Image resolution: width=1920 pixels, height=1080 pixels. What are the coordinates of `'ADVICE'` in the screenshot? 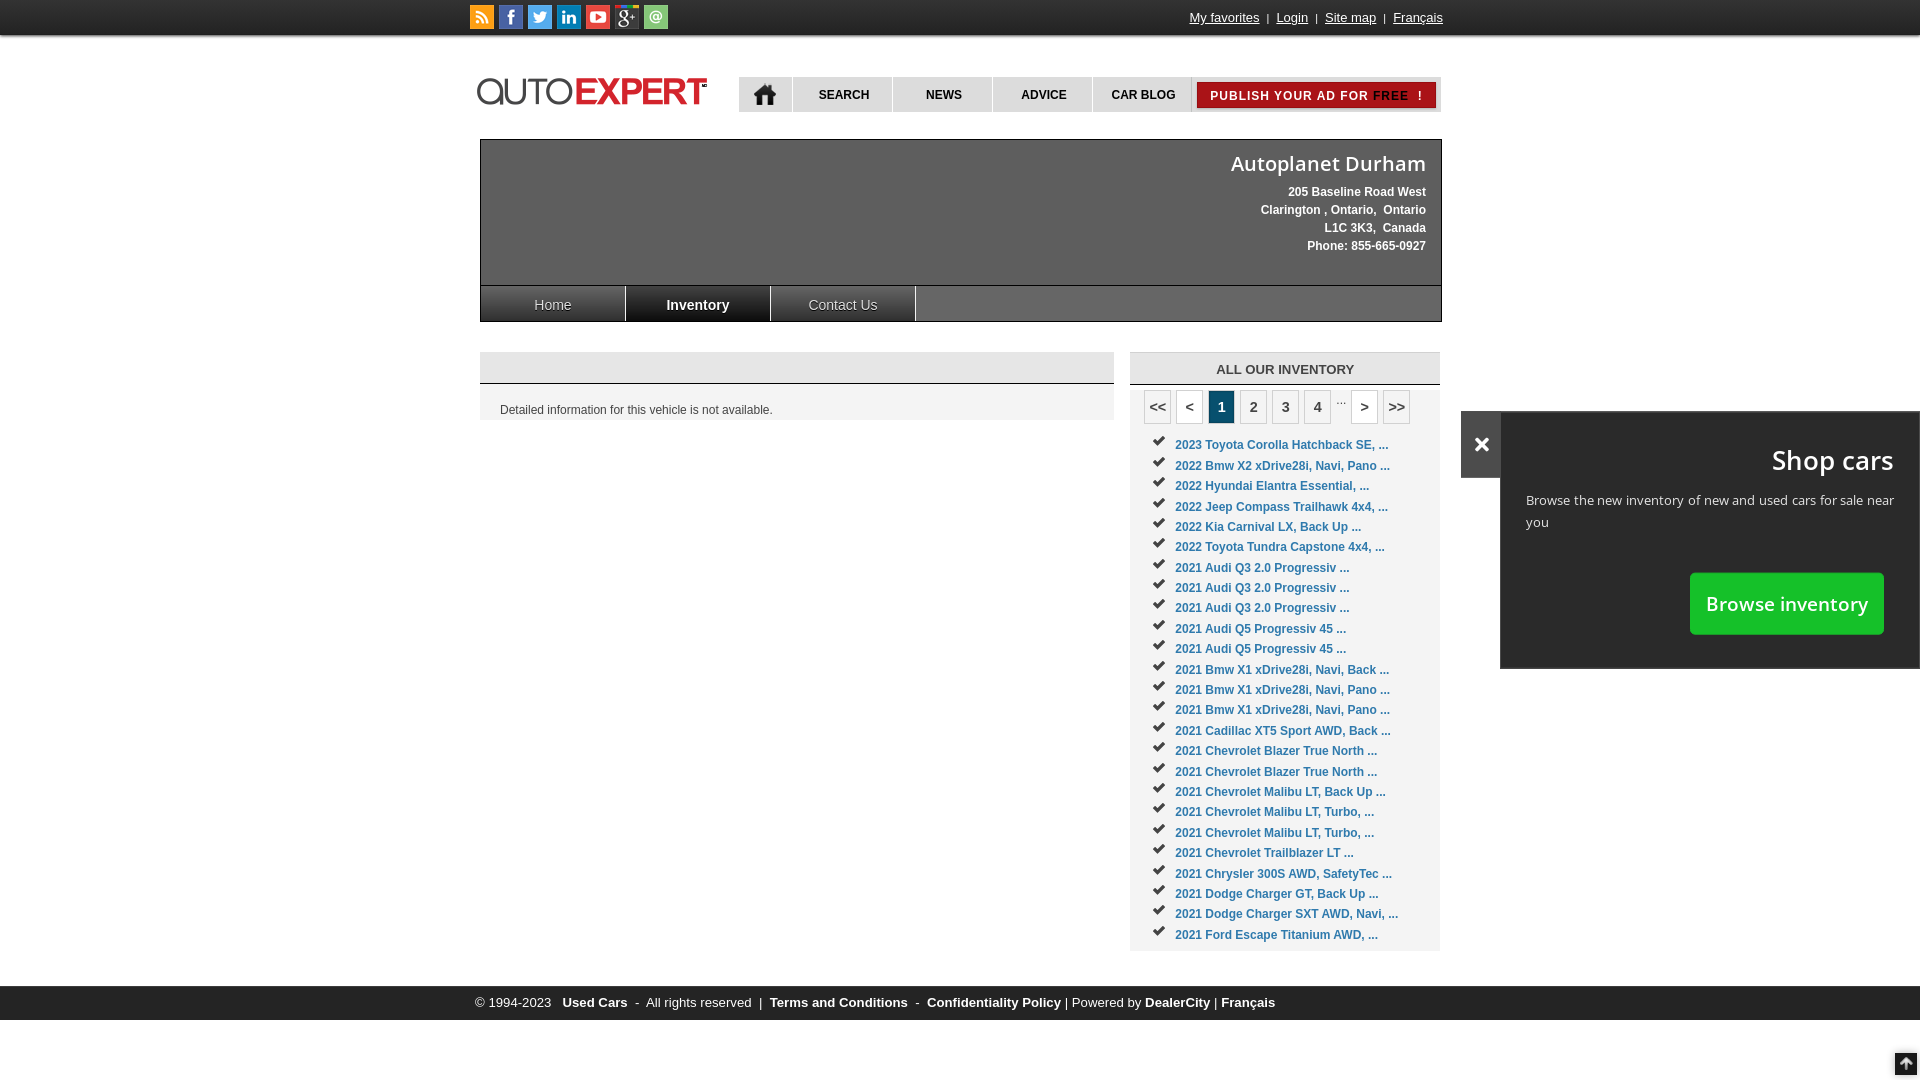 It's located at (1040, 94).